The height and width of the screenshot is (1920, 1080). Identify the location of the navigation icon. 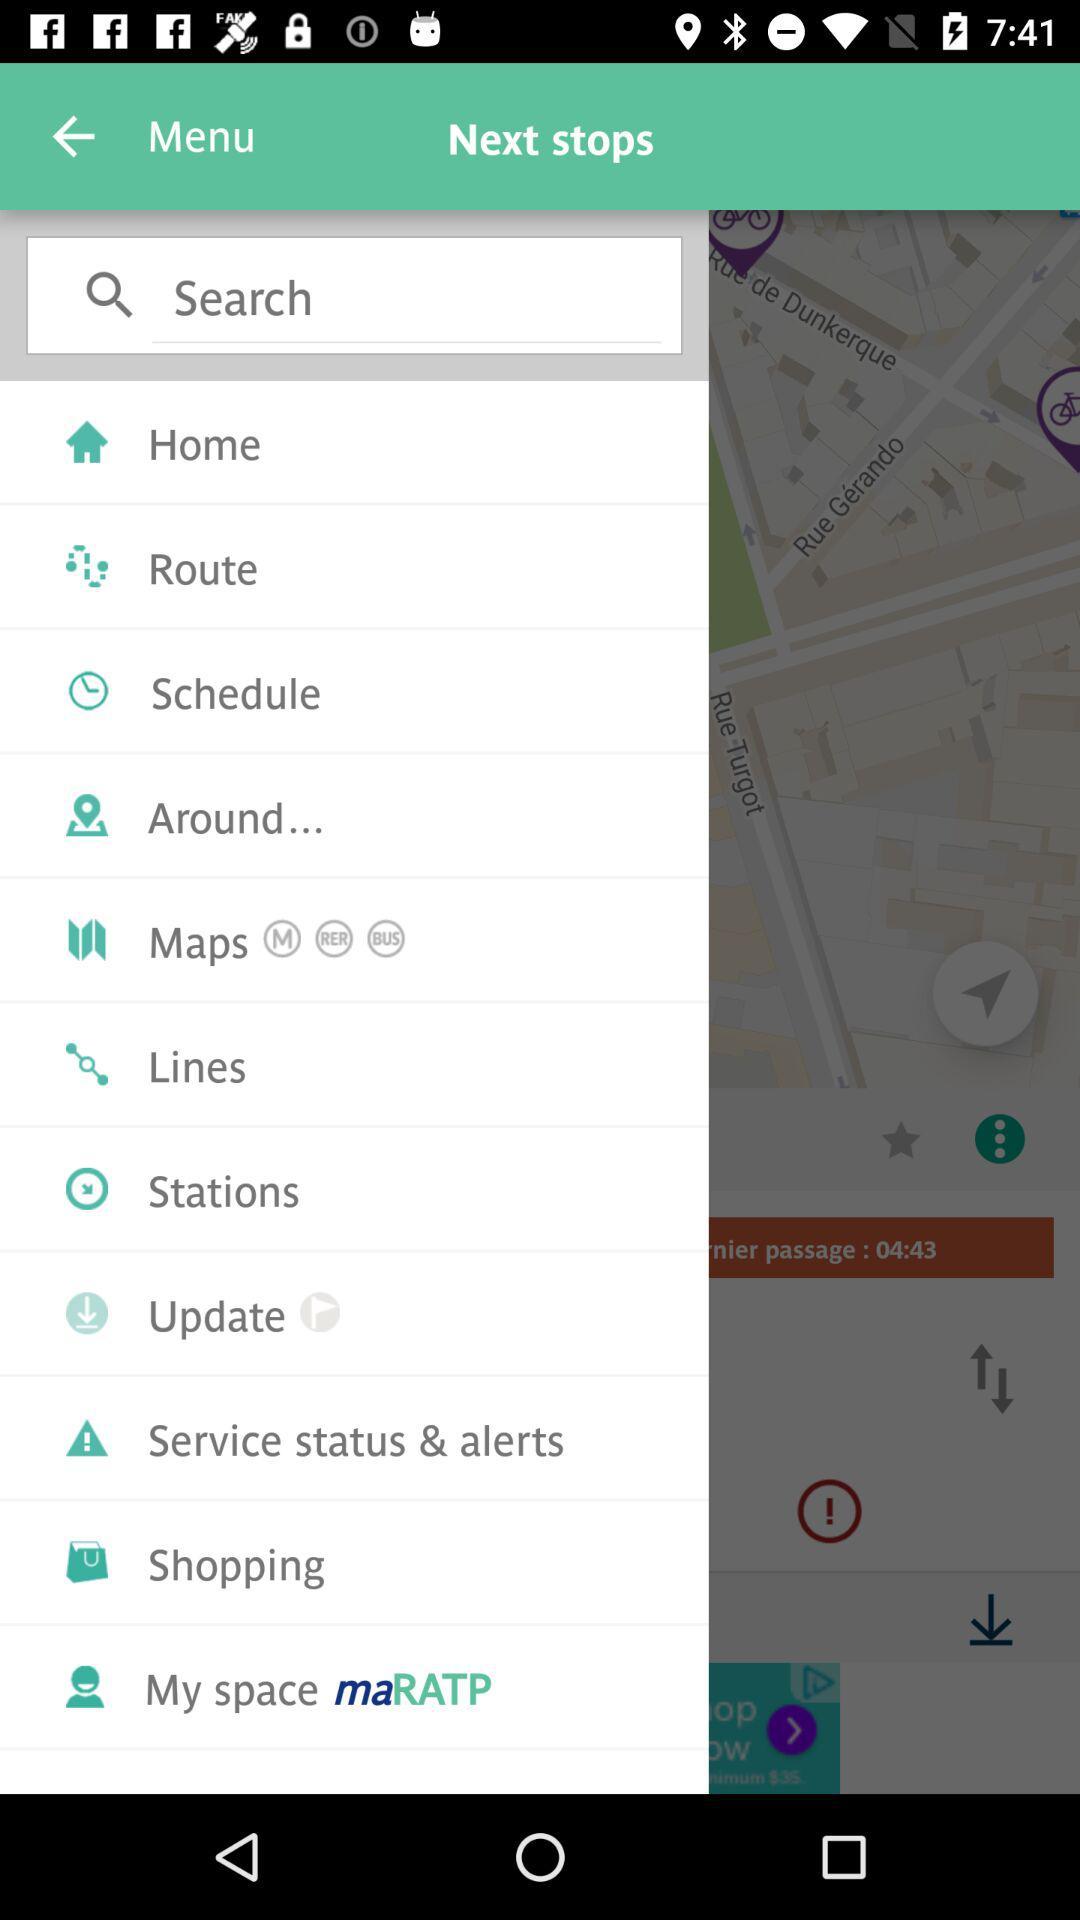
(984, 993).